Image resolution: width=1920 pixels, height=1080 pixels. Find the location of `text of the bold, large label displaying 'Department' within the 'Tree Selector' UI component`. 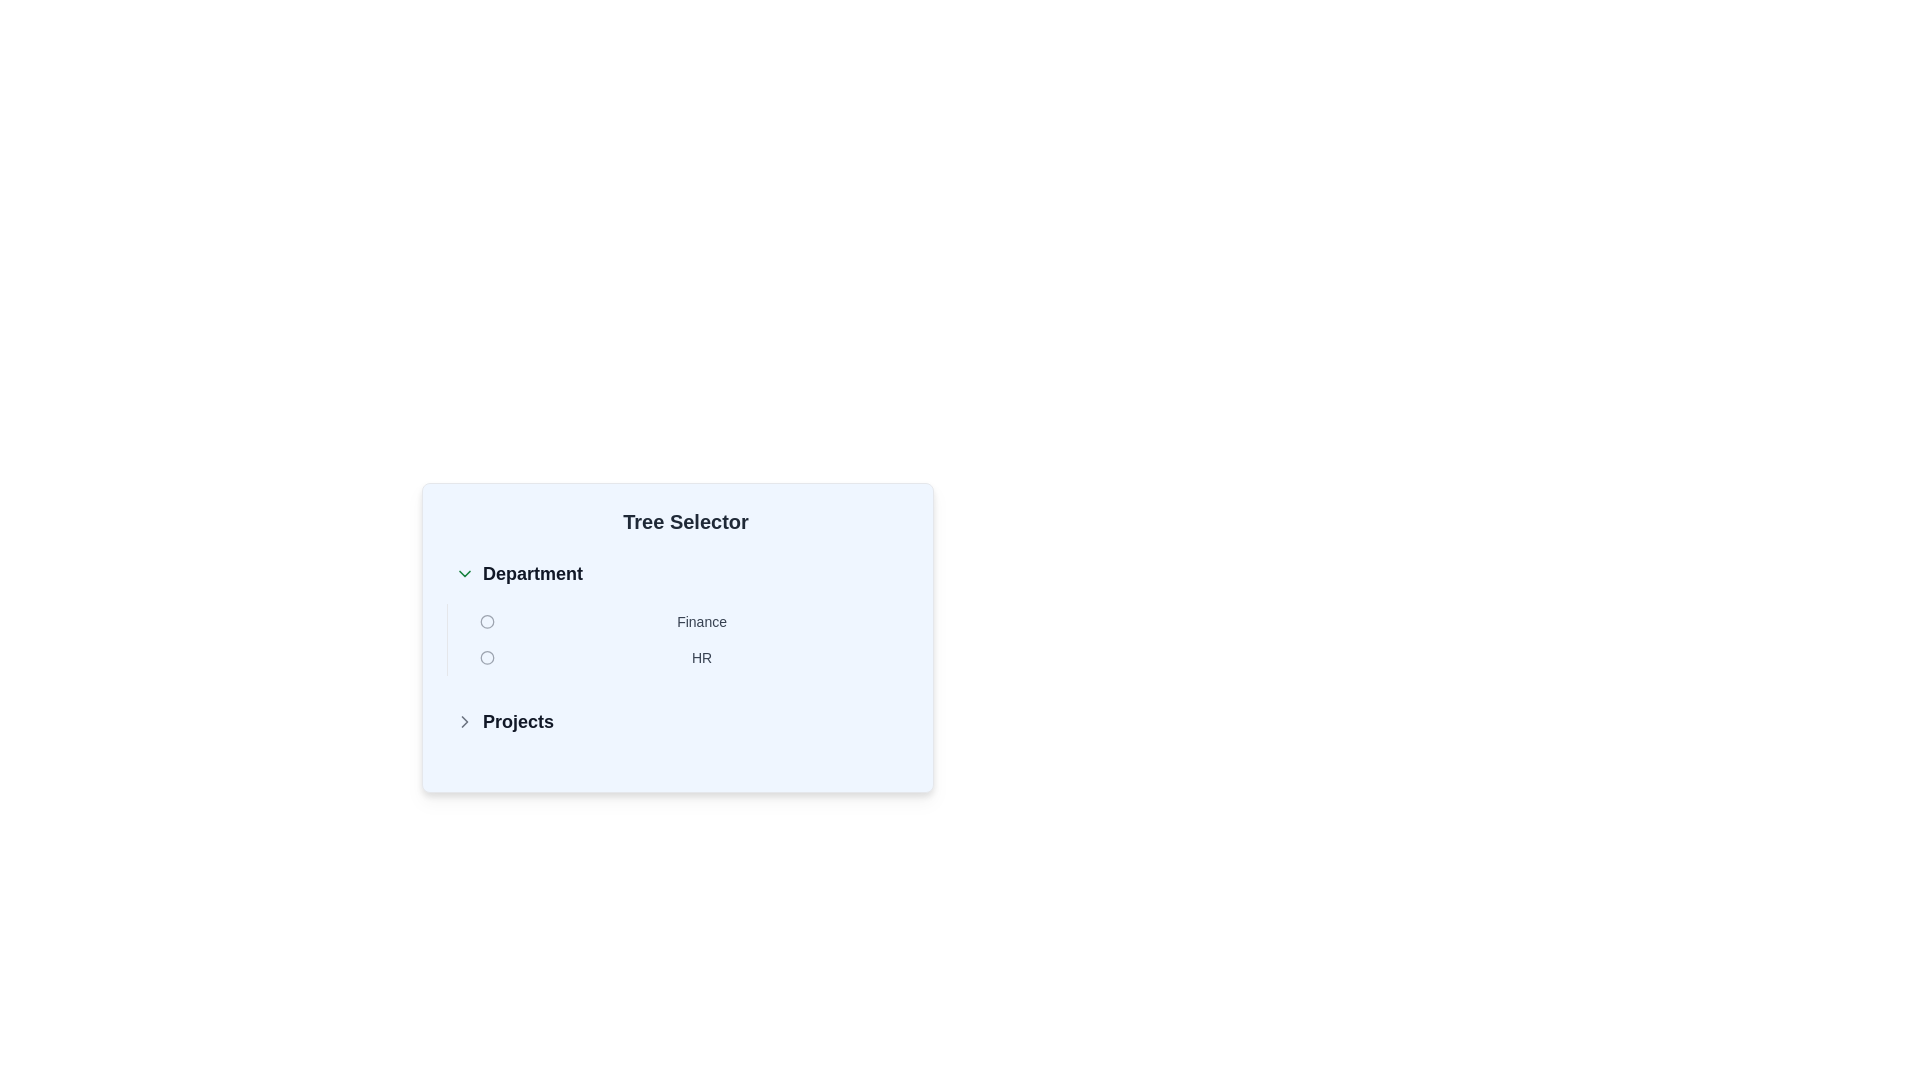

text of the bold, large label displaying 'Department' within the 'Tree Selector' UI component is located at coordinates (532, 574).